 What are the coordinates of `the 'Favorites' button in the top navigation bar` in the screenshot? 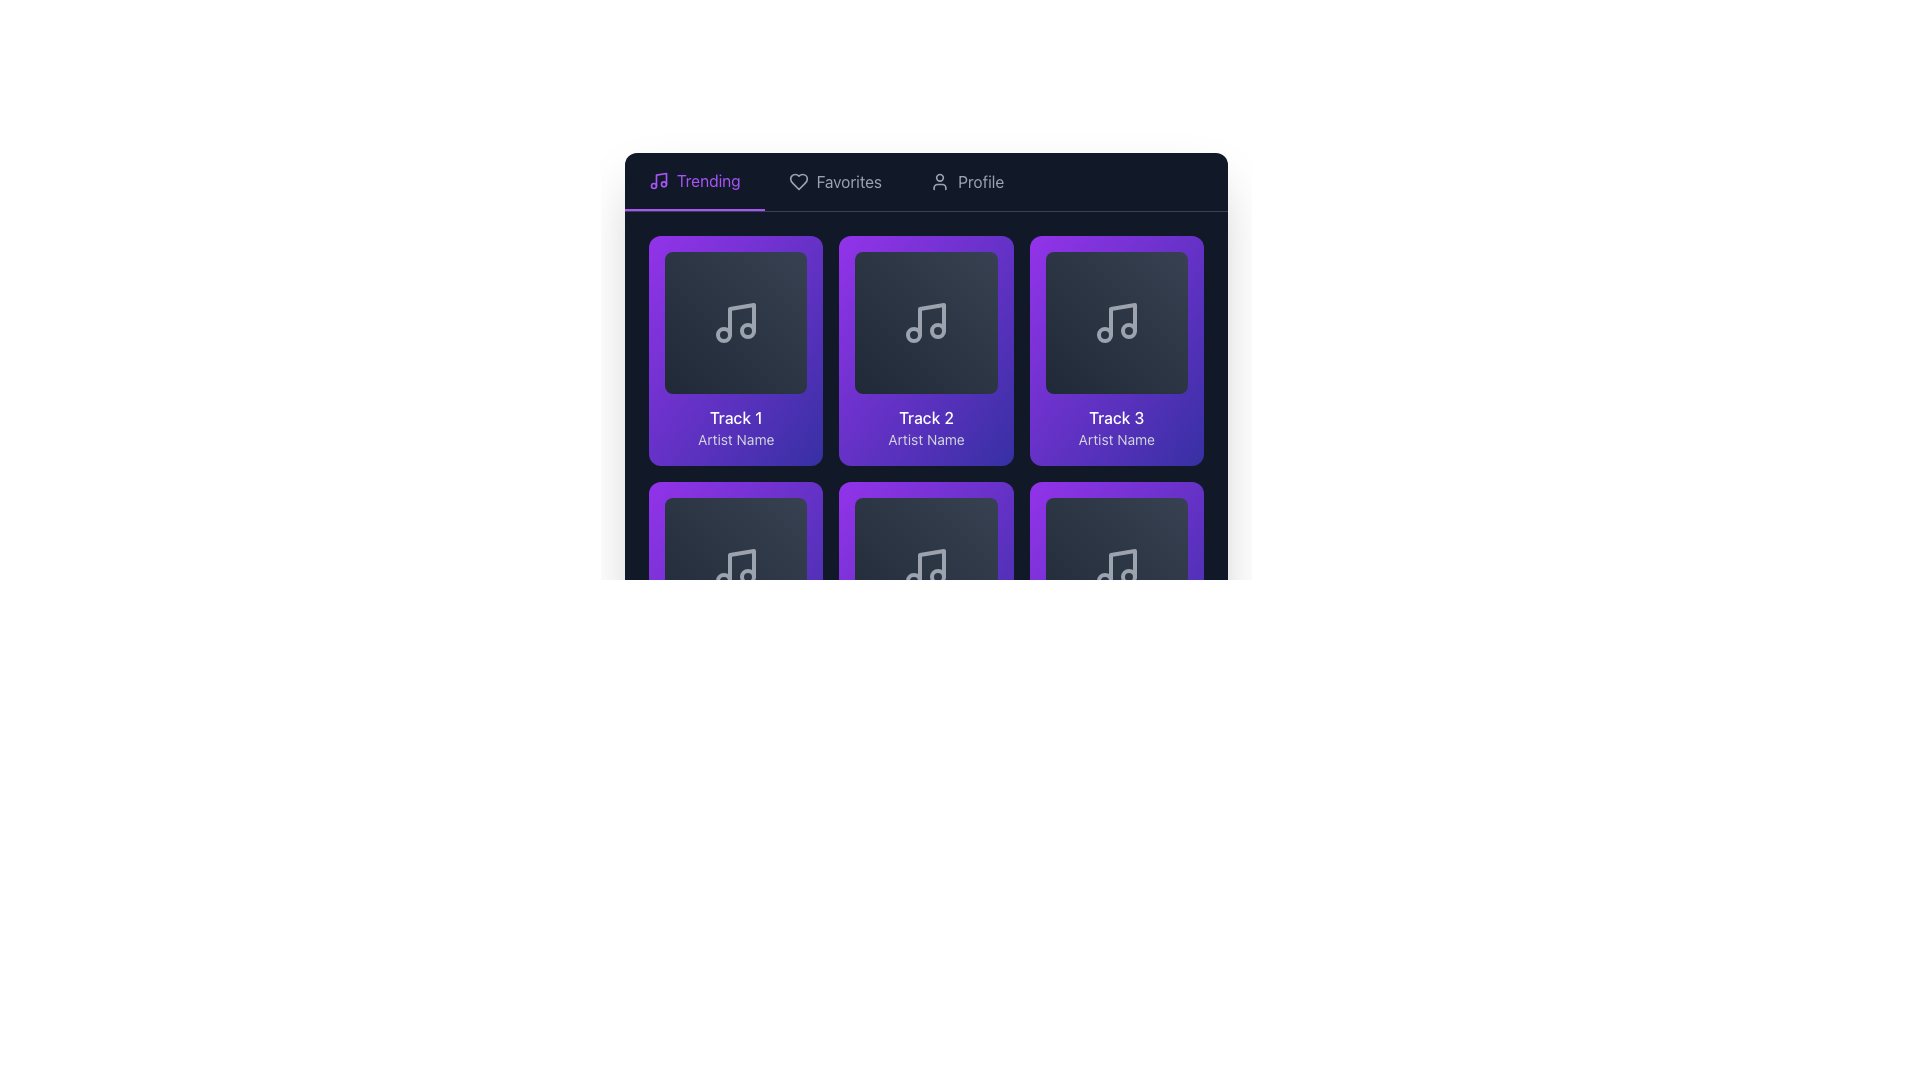 It's located at (925, 182).